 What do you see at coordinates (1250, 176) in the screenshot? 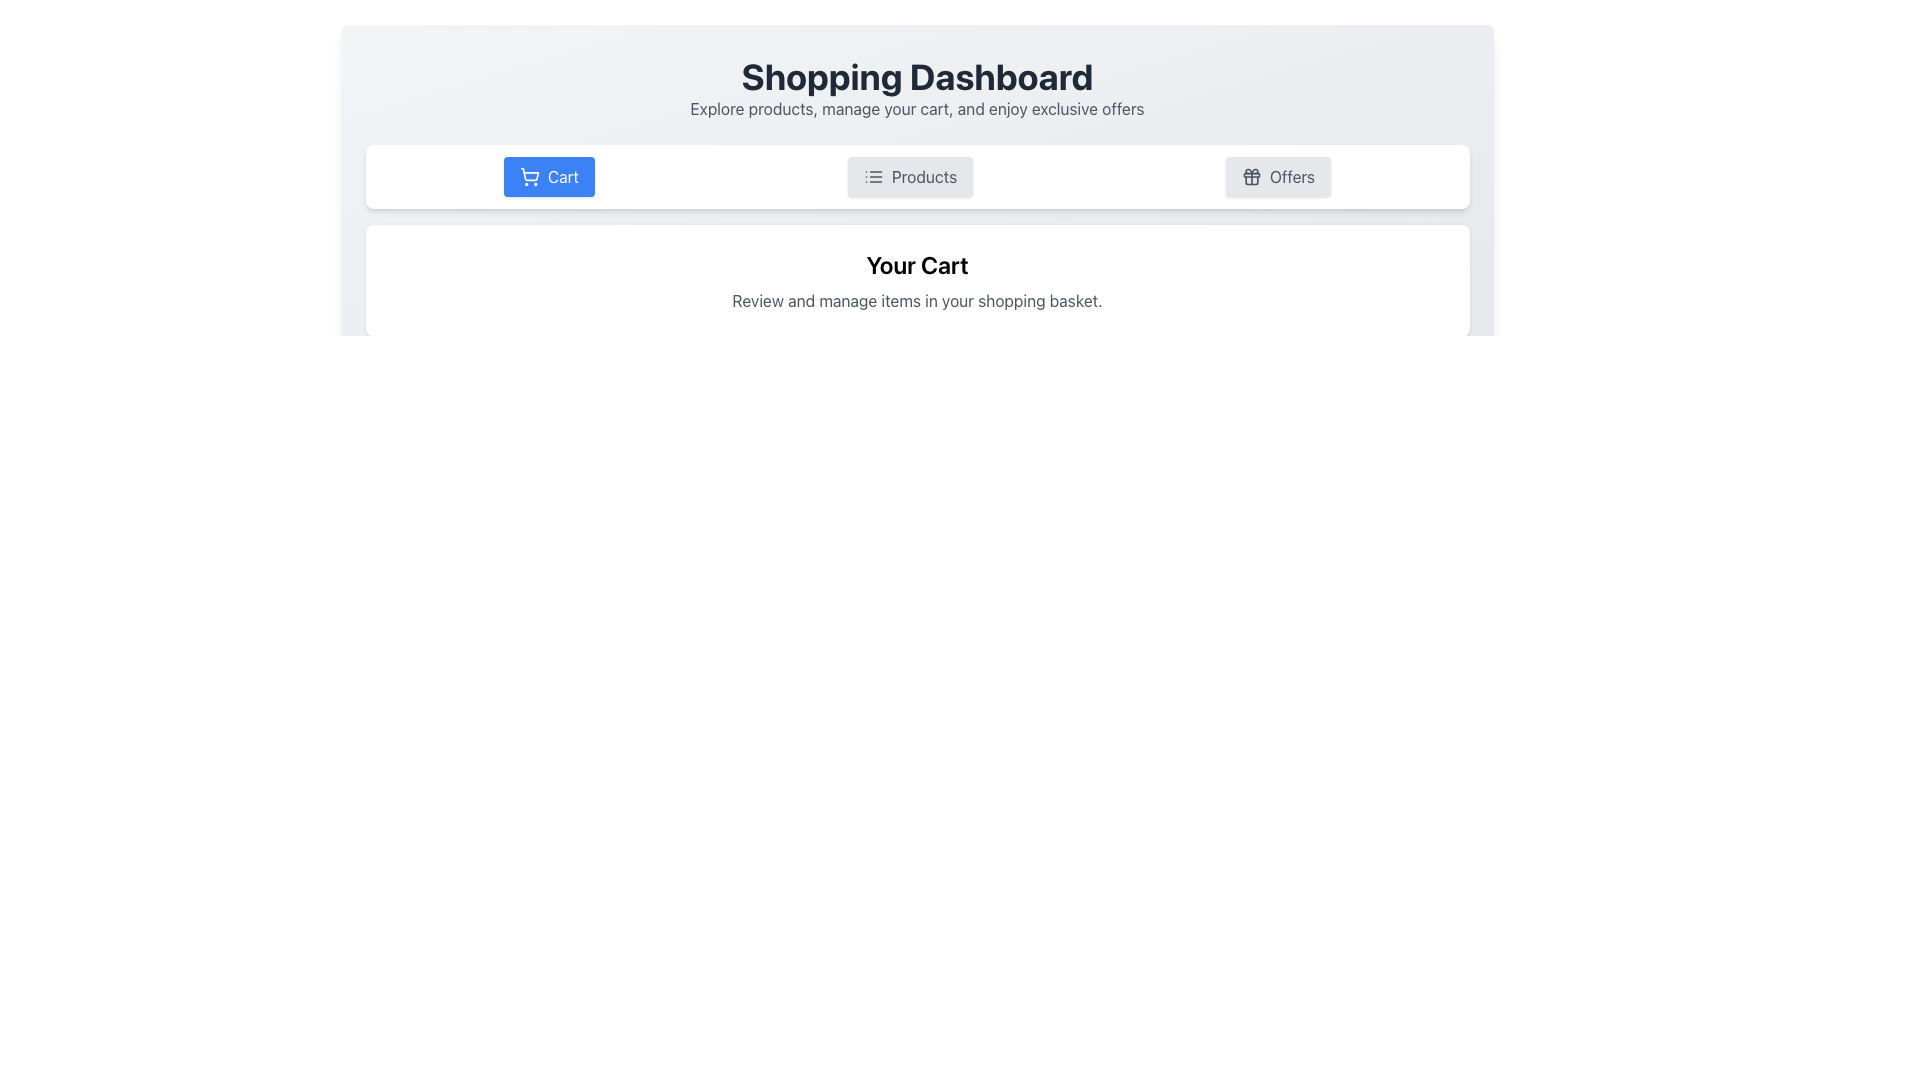
I see `the visual indicator icon for the 'Offers' button, which is located on the left side of the 'Offers' button in the horizontal navigation bar` at bounding box center [1250, 176].